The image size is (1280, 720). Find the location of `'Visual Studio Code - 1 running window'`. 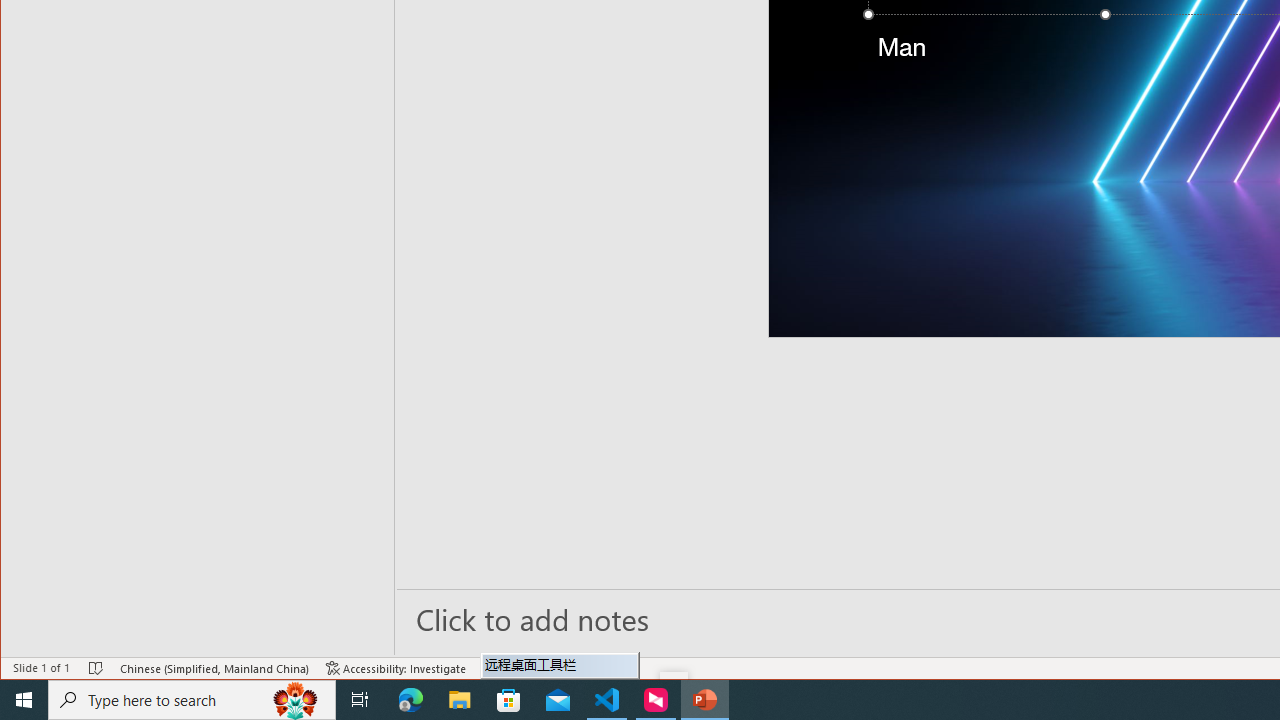

'Visual Studio Code - 1 running window' is located at coordinates (606, 698).